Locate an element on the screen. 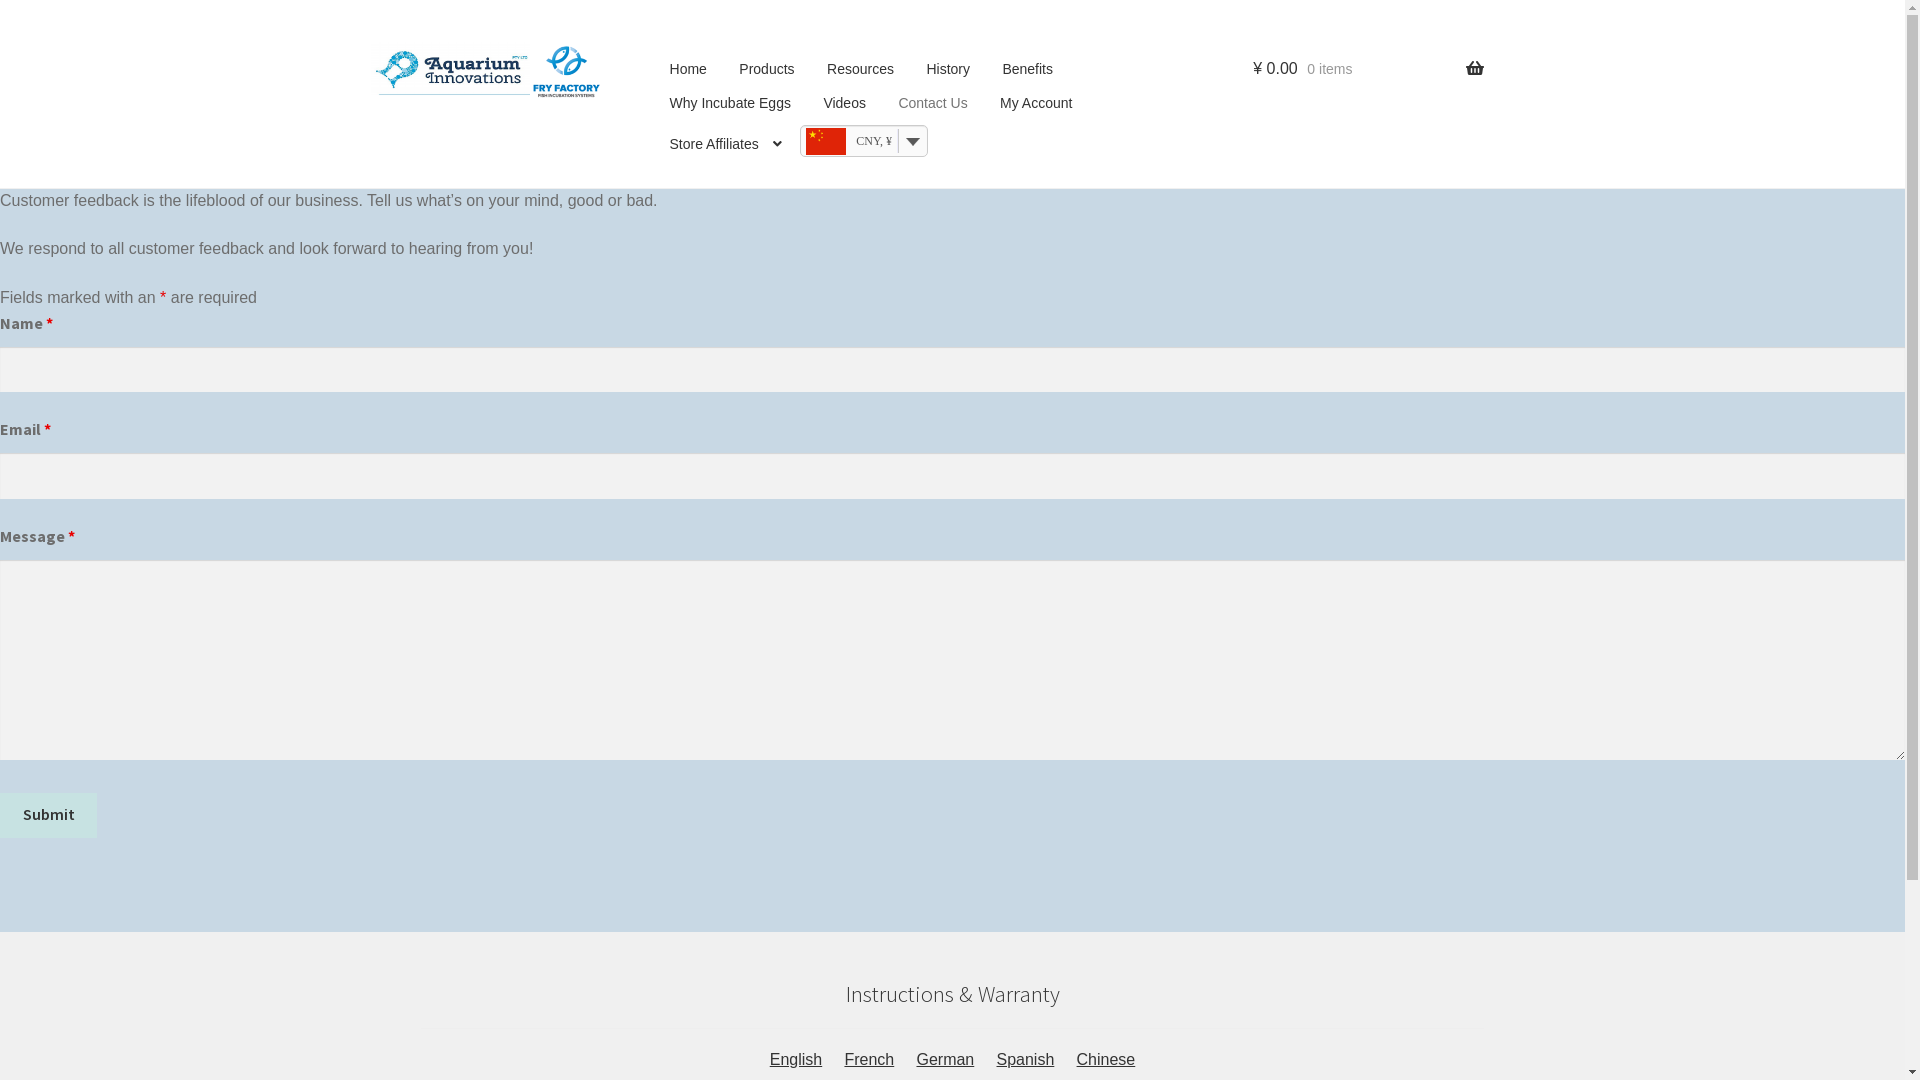 This screenshot has width=1920, height=1080. 'German' is located at coordinates (944, 1058).